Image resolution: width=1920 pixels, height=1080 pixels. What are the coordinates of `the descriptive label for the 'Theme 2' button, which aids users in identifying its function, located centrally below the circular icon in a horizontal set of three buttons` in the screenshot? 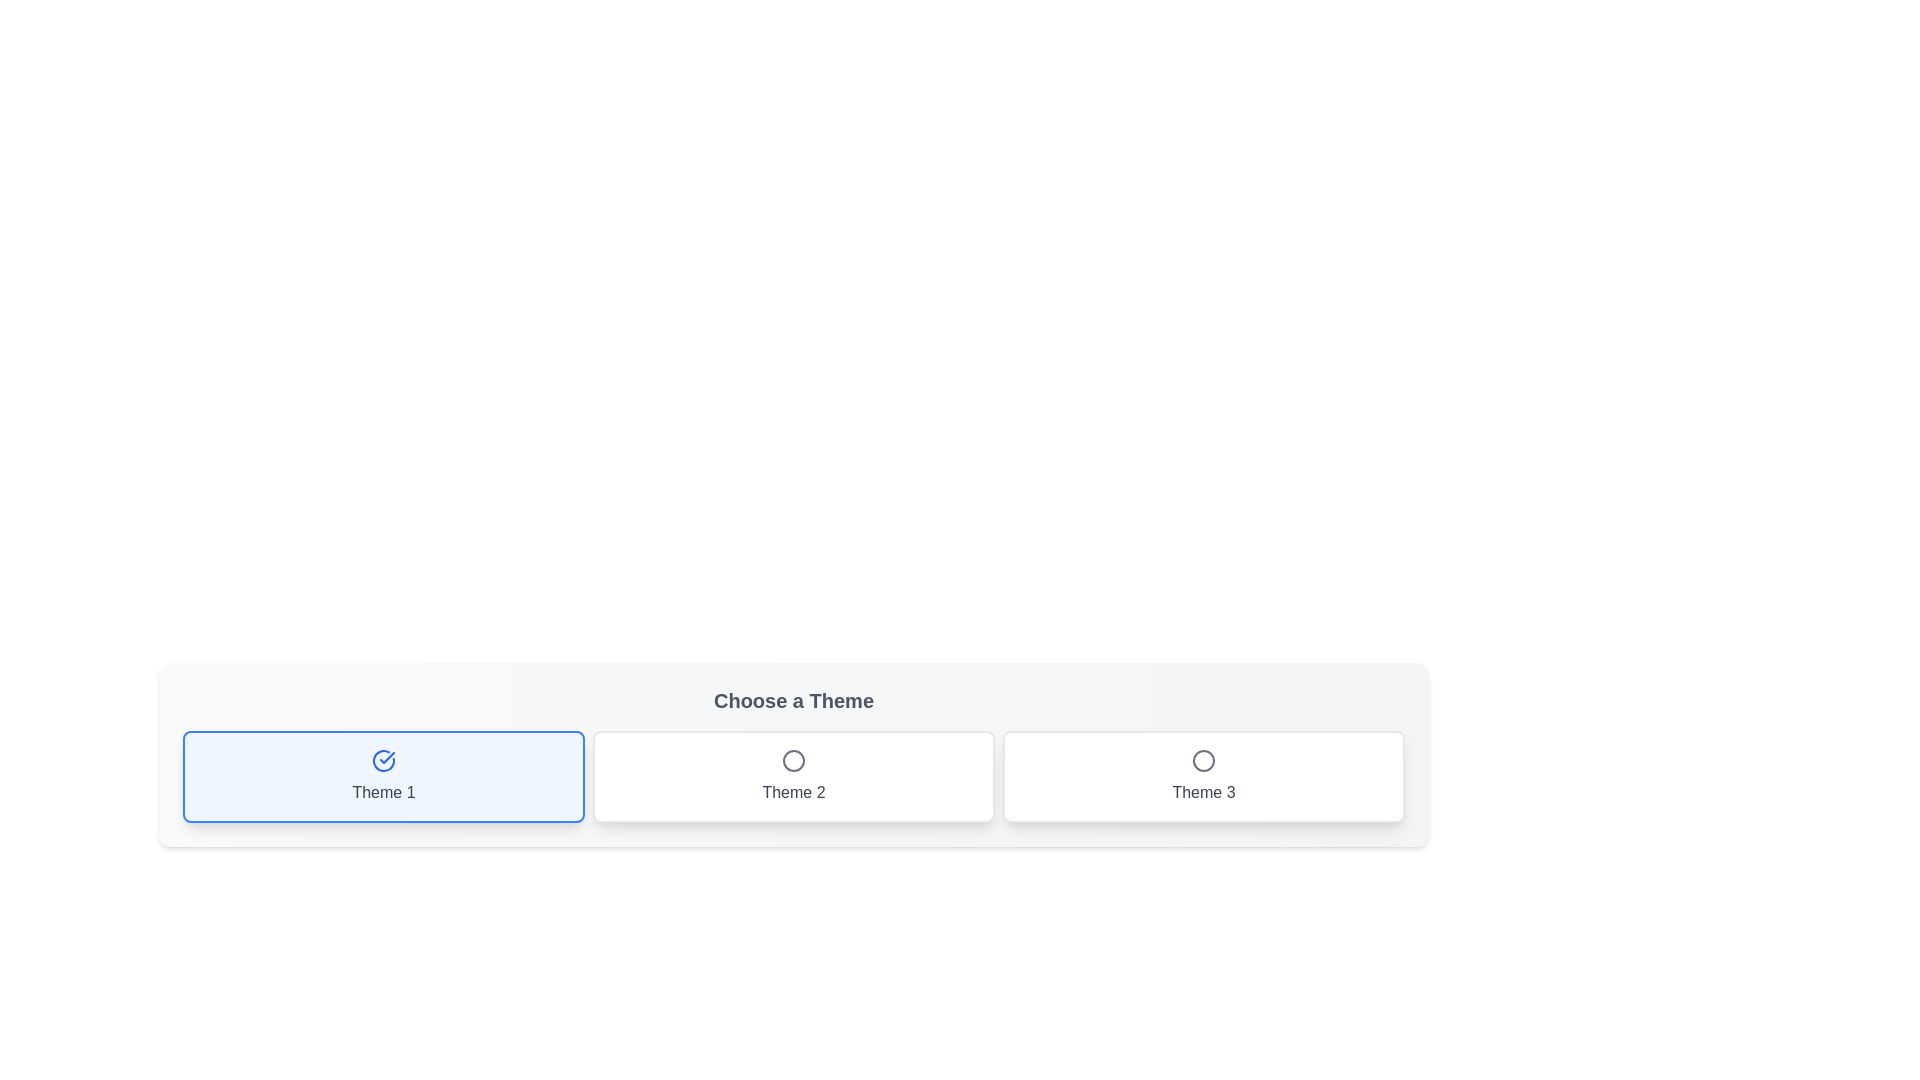 It's located at (792, 792).